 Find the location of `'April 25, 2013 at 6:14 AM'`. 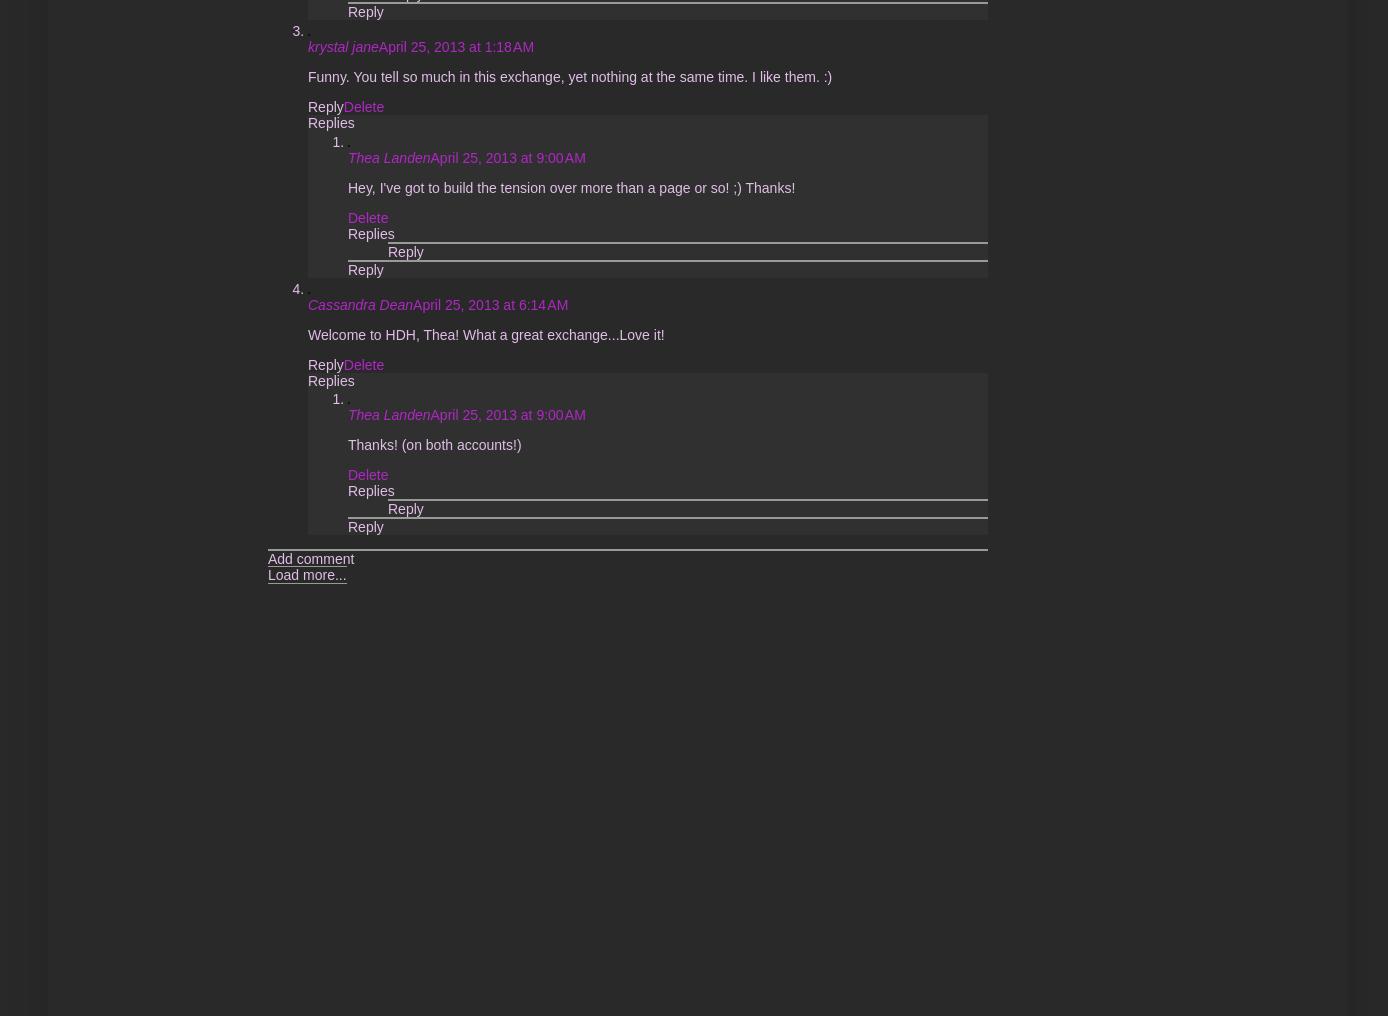

'April 25, 2013 at 6:14 AM' is located at coordinates (490, 302).